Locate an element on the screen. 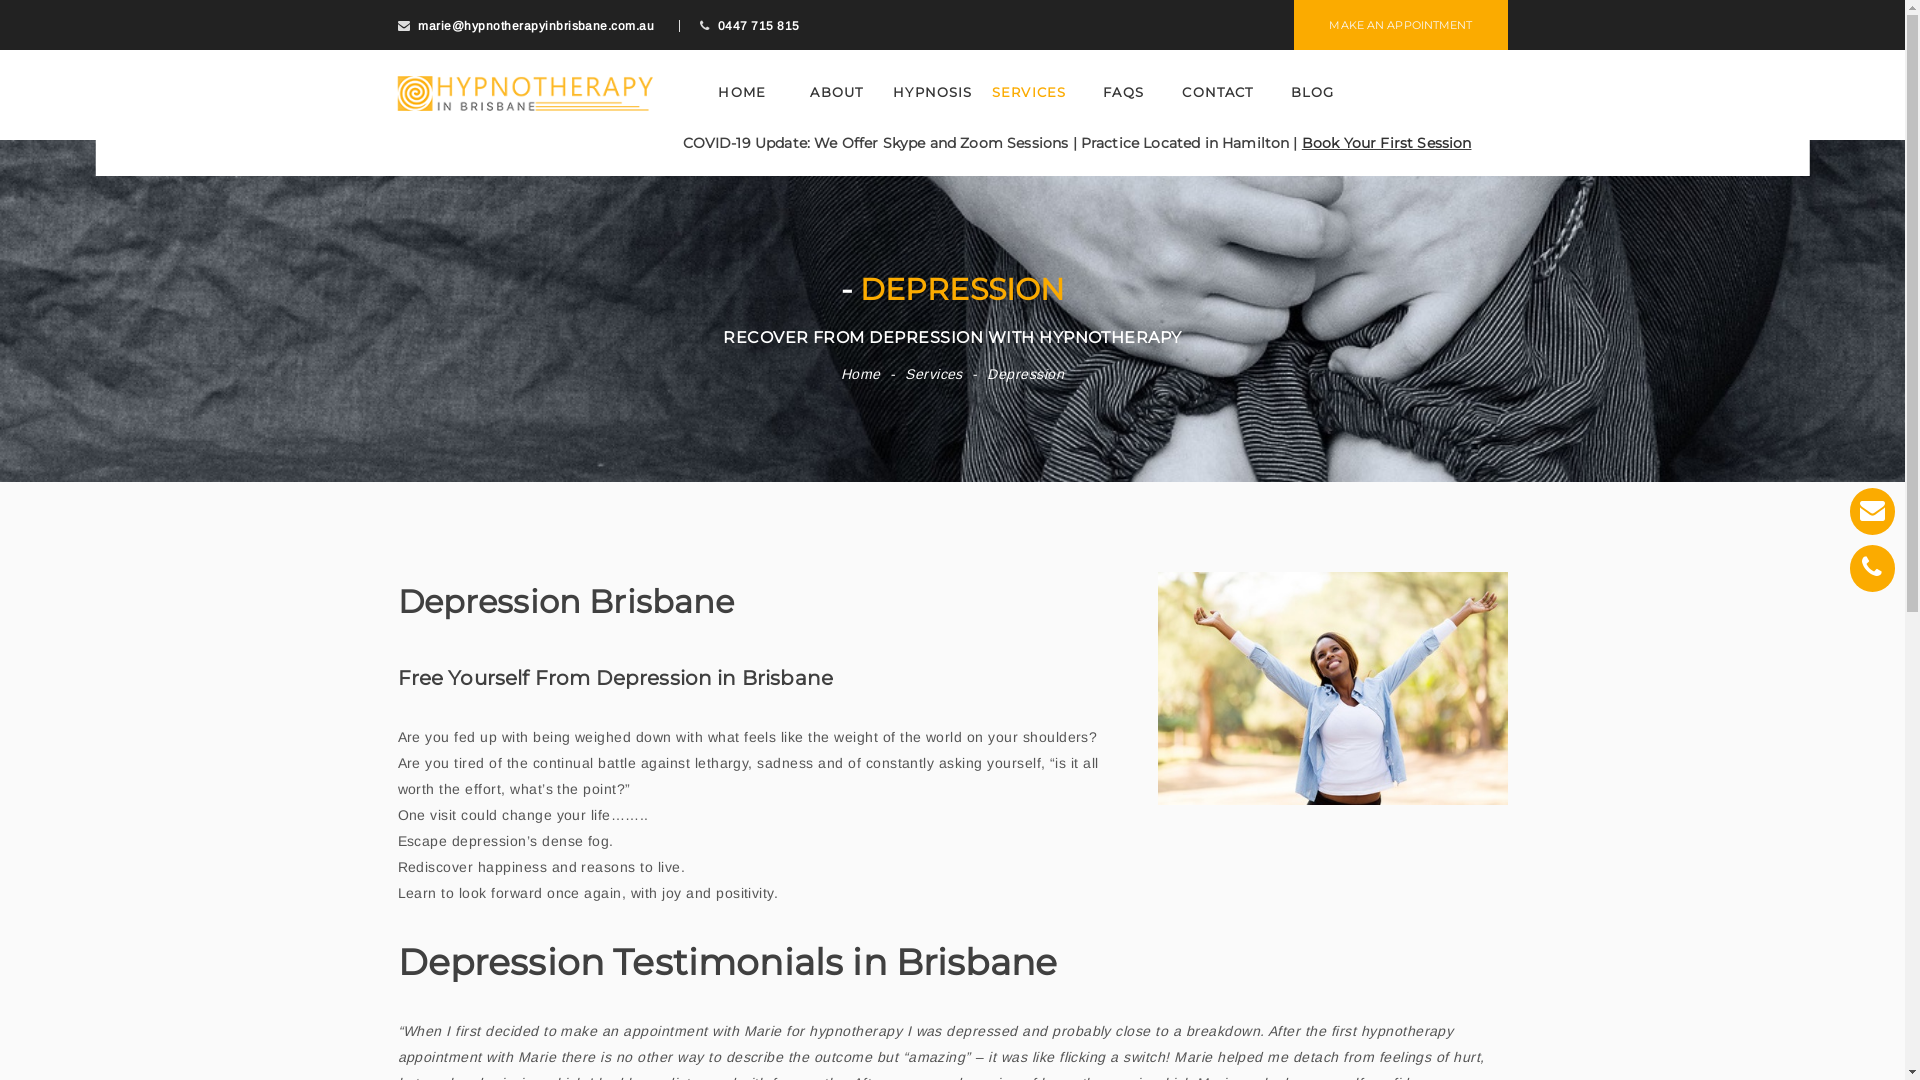 This screenshot has width=1920, height=1080. 'Home' is located at coordinates (860, 374).